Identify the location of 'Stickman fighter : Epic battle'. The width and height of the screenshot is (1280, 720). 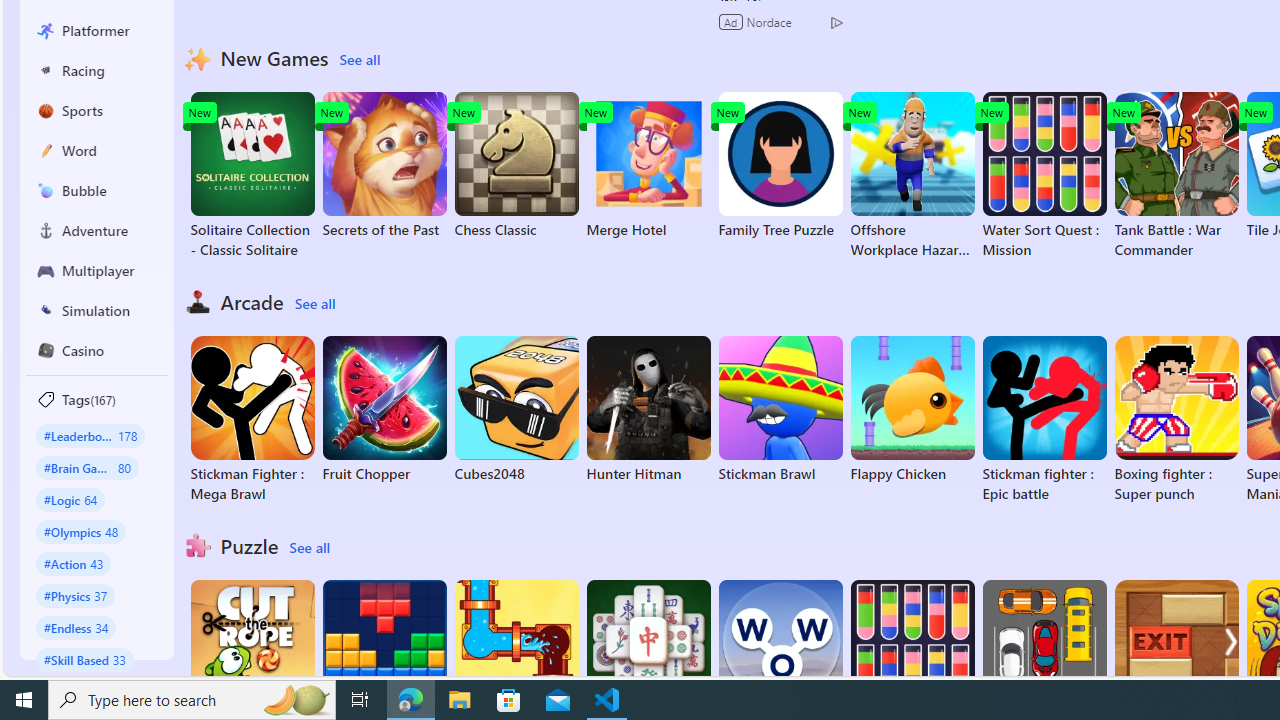
(1043, 419).